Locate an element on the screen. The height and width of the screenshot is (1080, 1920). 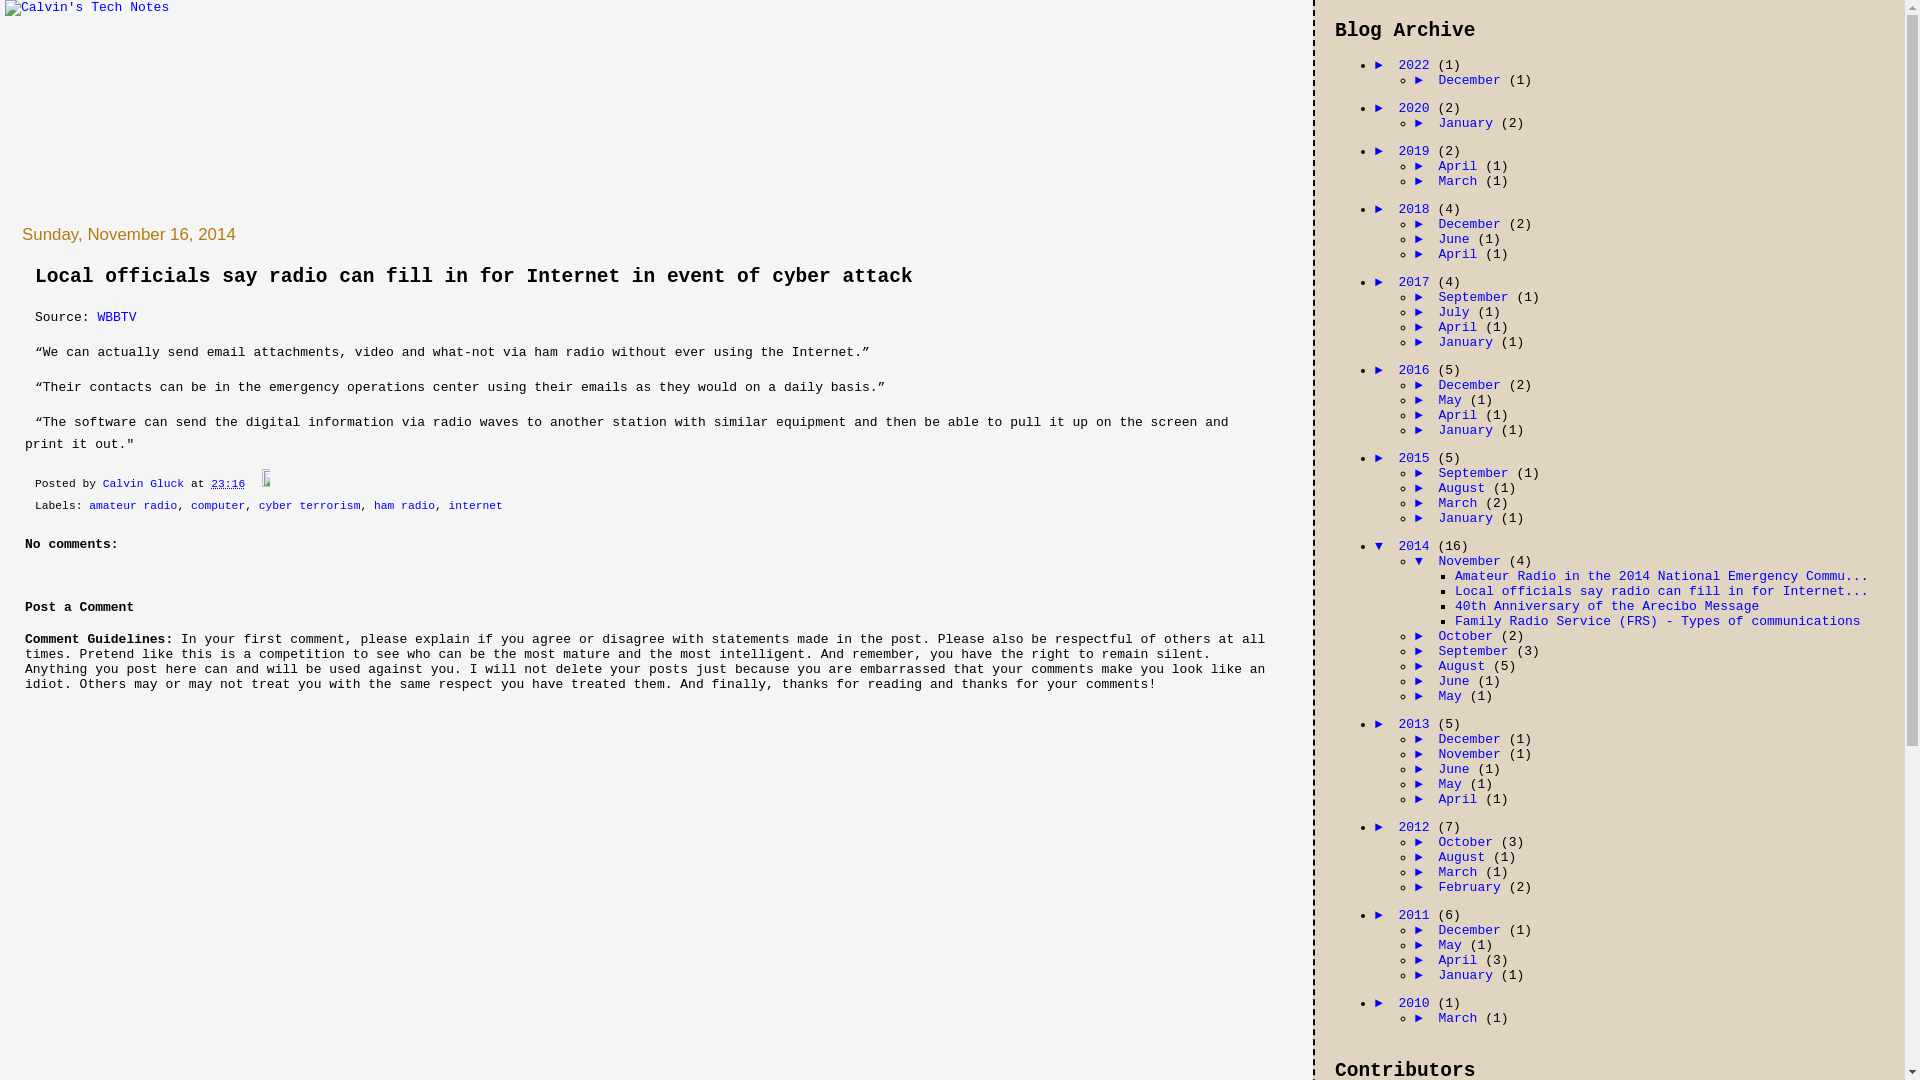
'December' is located at coordinates (1473, 79).